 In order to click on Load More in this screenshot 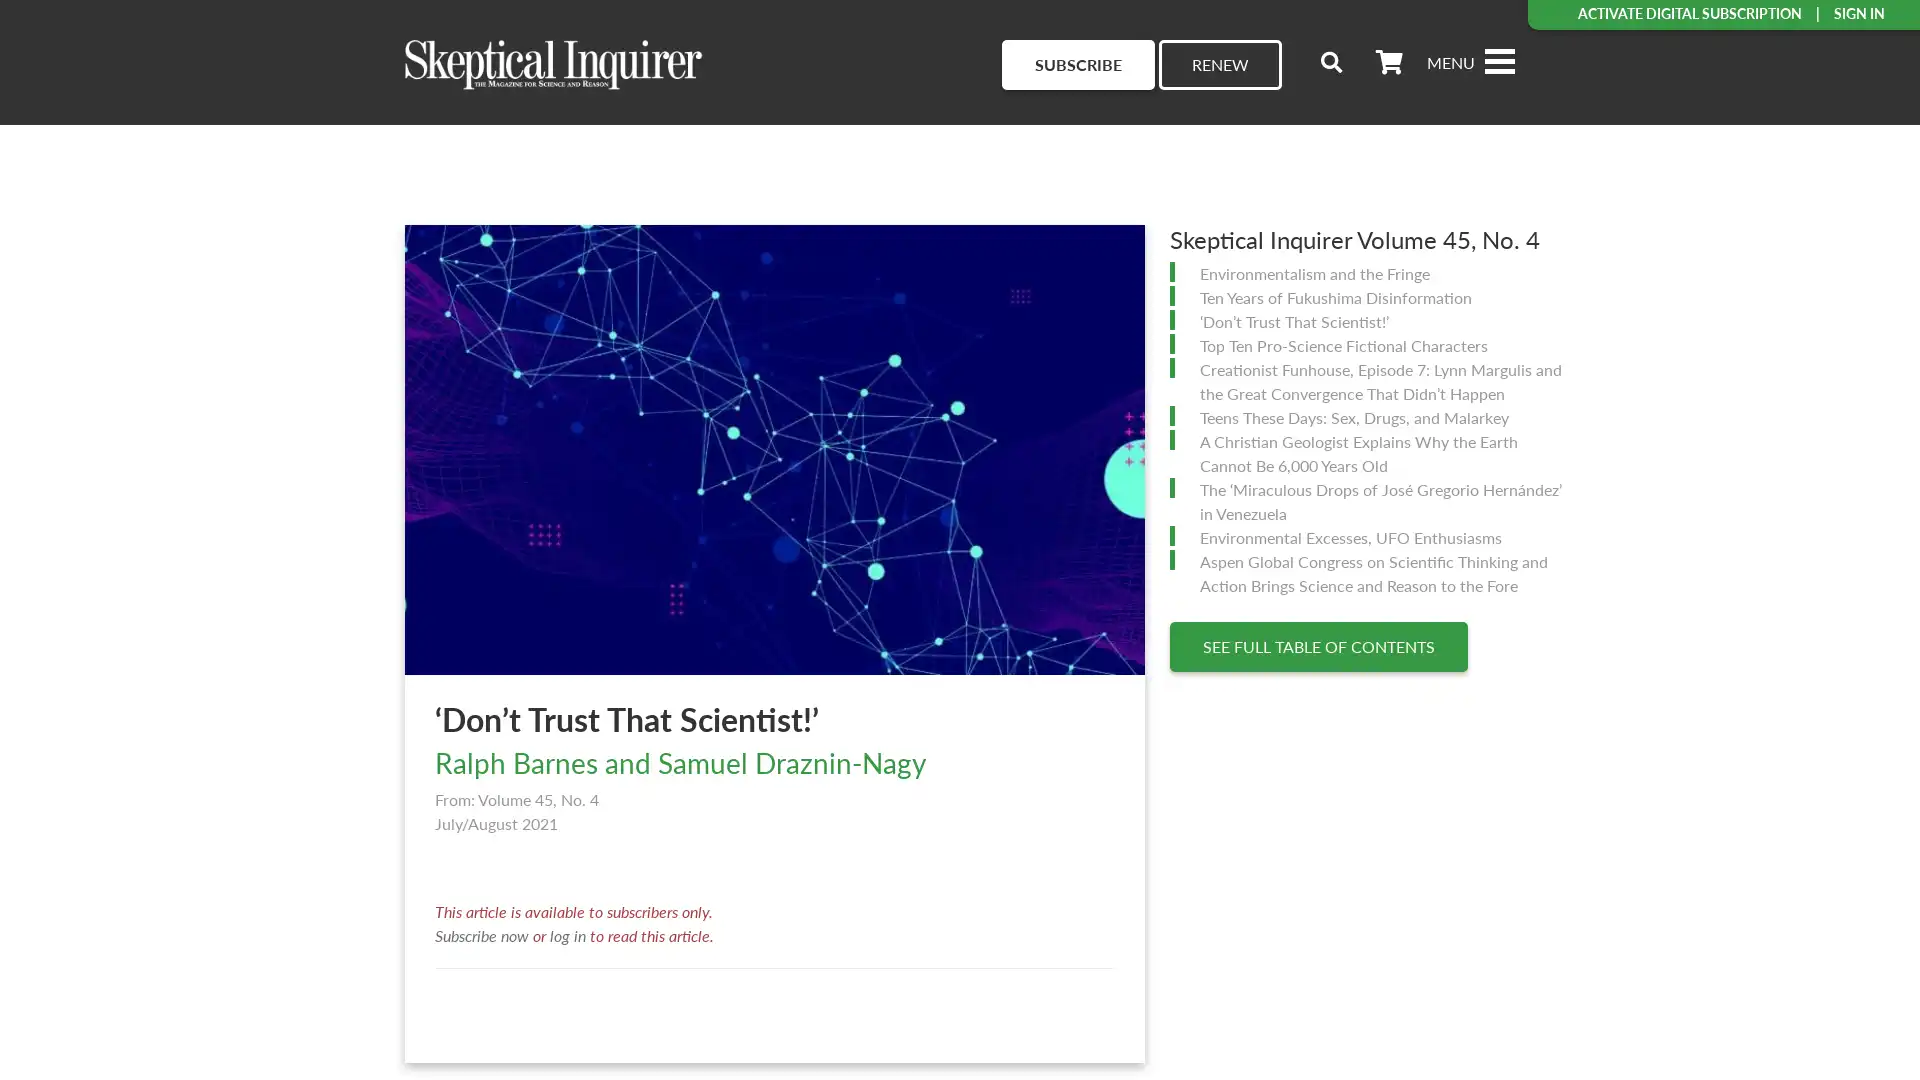, I will do `click(773, 1015)`.